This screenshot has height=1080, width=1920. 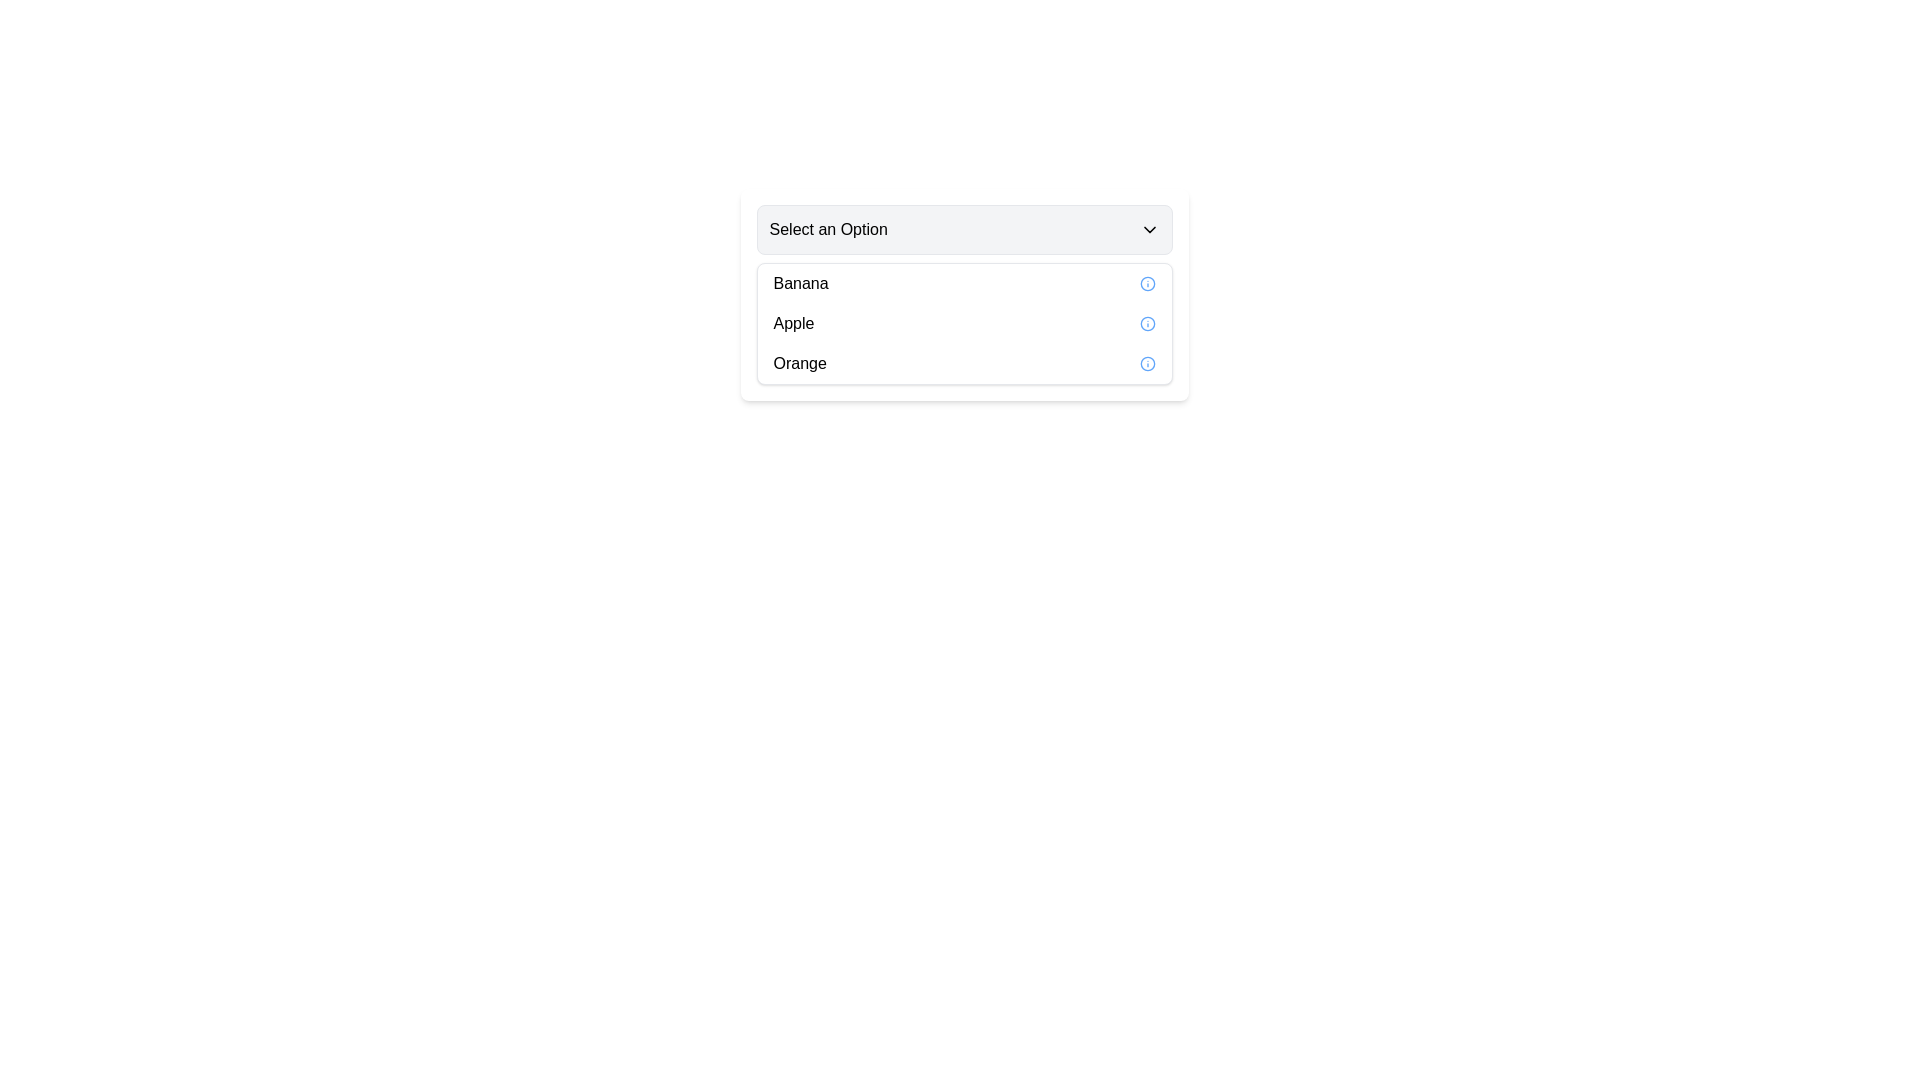 I want to click on the dropdown selector that says 'Select an Option' by clicking it to enable keyboard input, so click(x=964, y=229).